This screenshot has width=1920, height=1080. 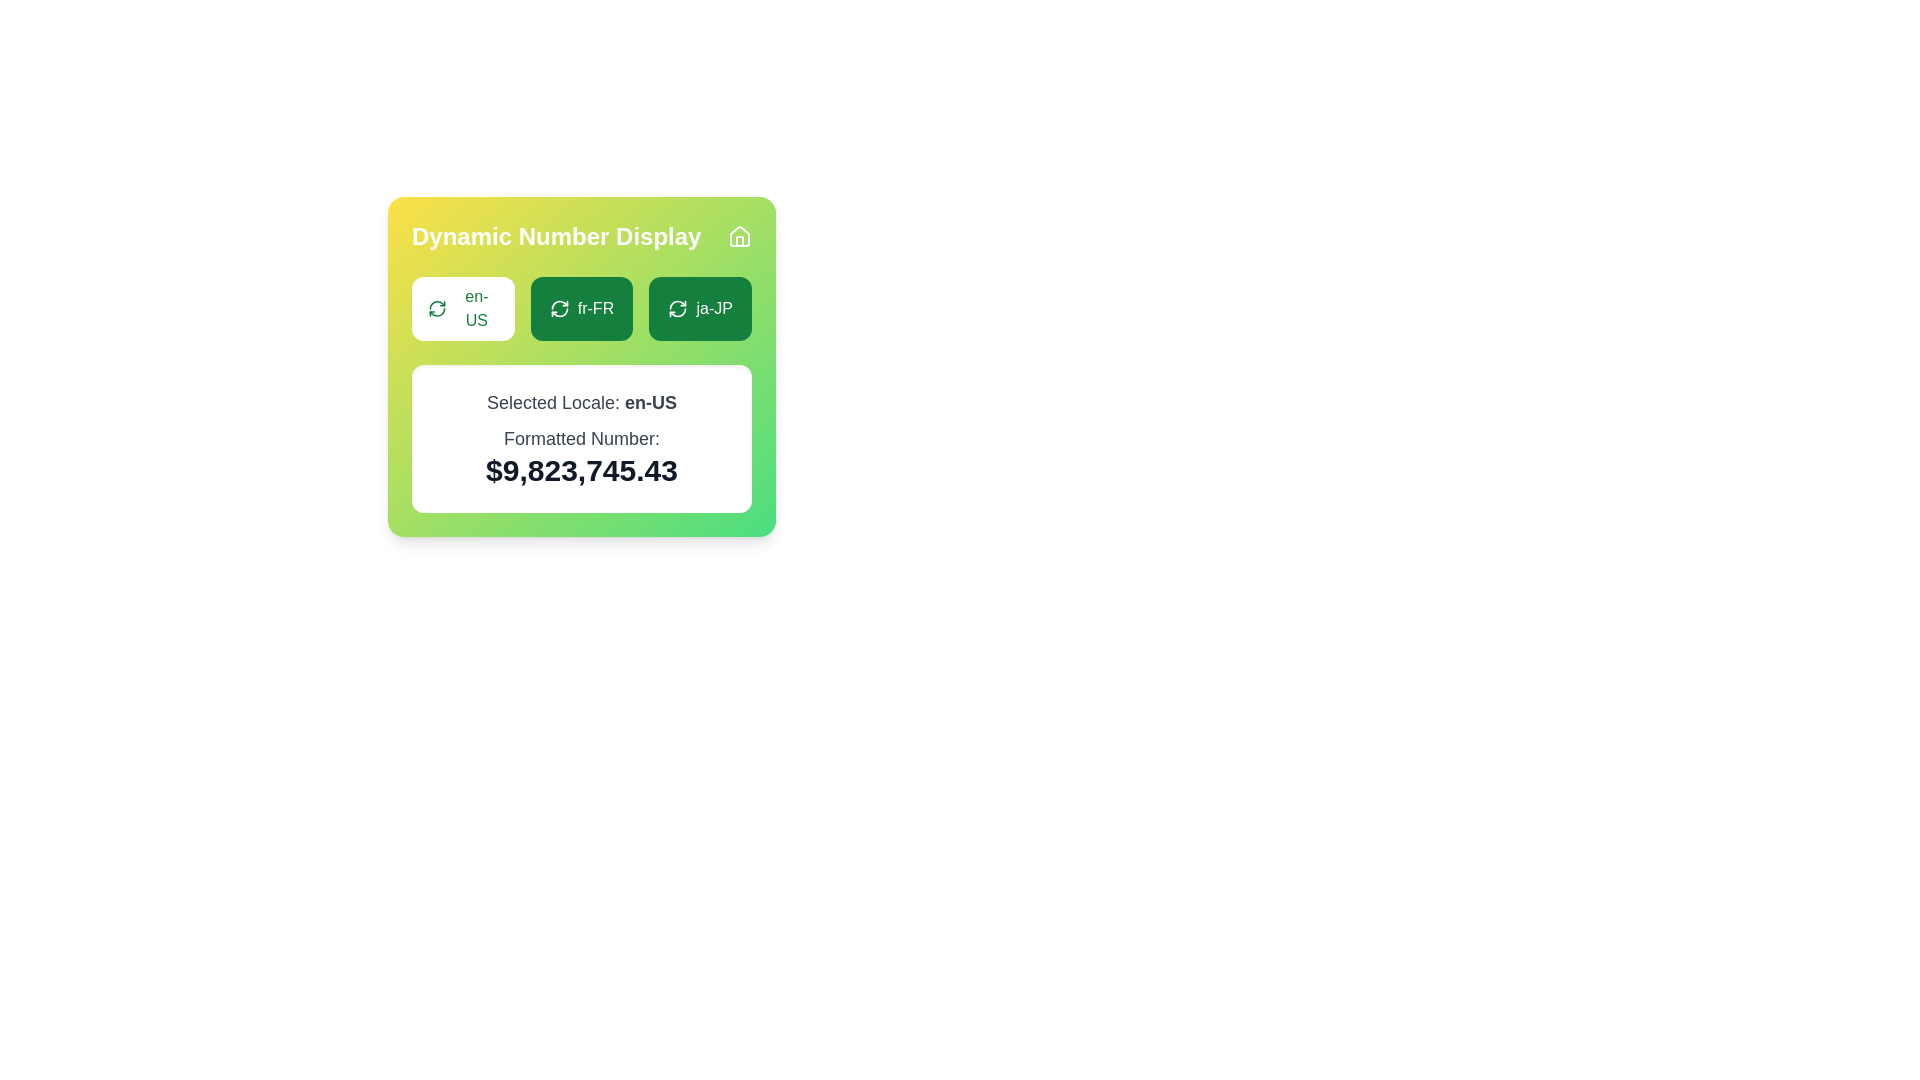 I want to click on the bold text displaying the currently selected locale 'en-US' located beneath the green buttons and above the formatted number display, so click(x=651, y=402).